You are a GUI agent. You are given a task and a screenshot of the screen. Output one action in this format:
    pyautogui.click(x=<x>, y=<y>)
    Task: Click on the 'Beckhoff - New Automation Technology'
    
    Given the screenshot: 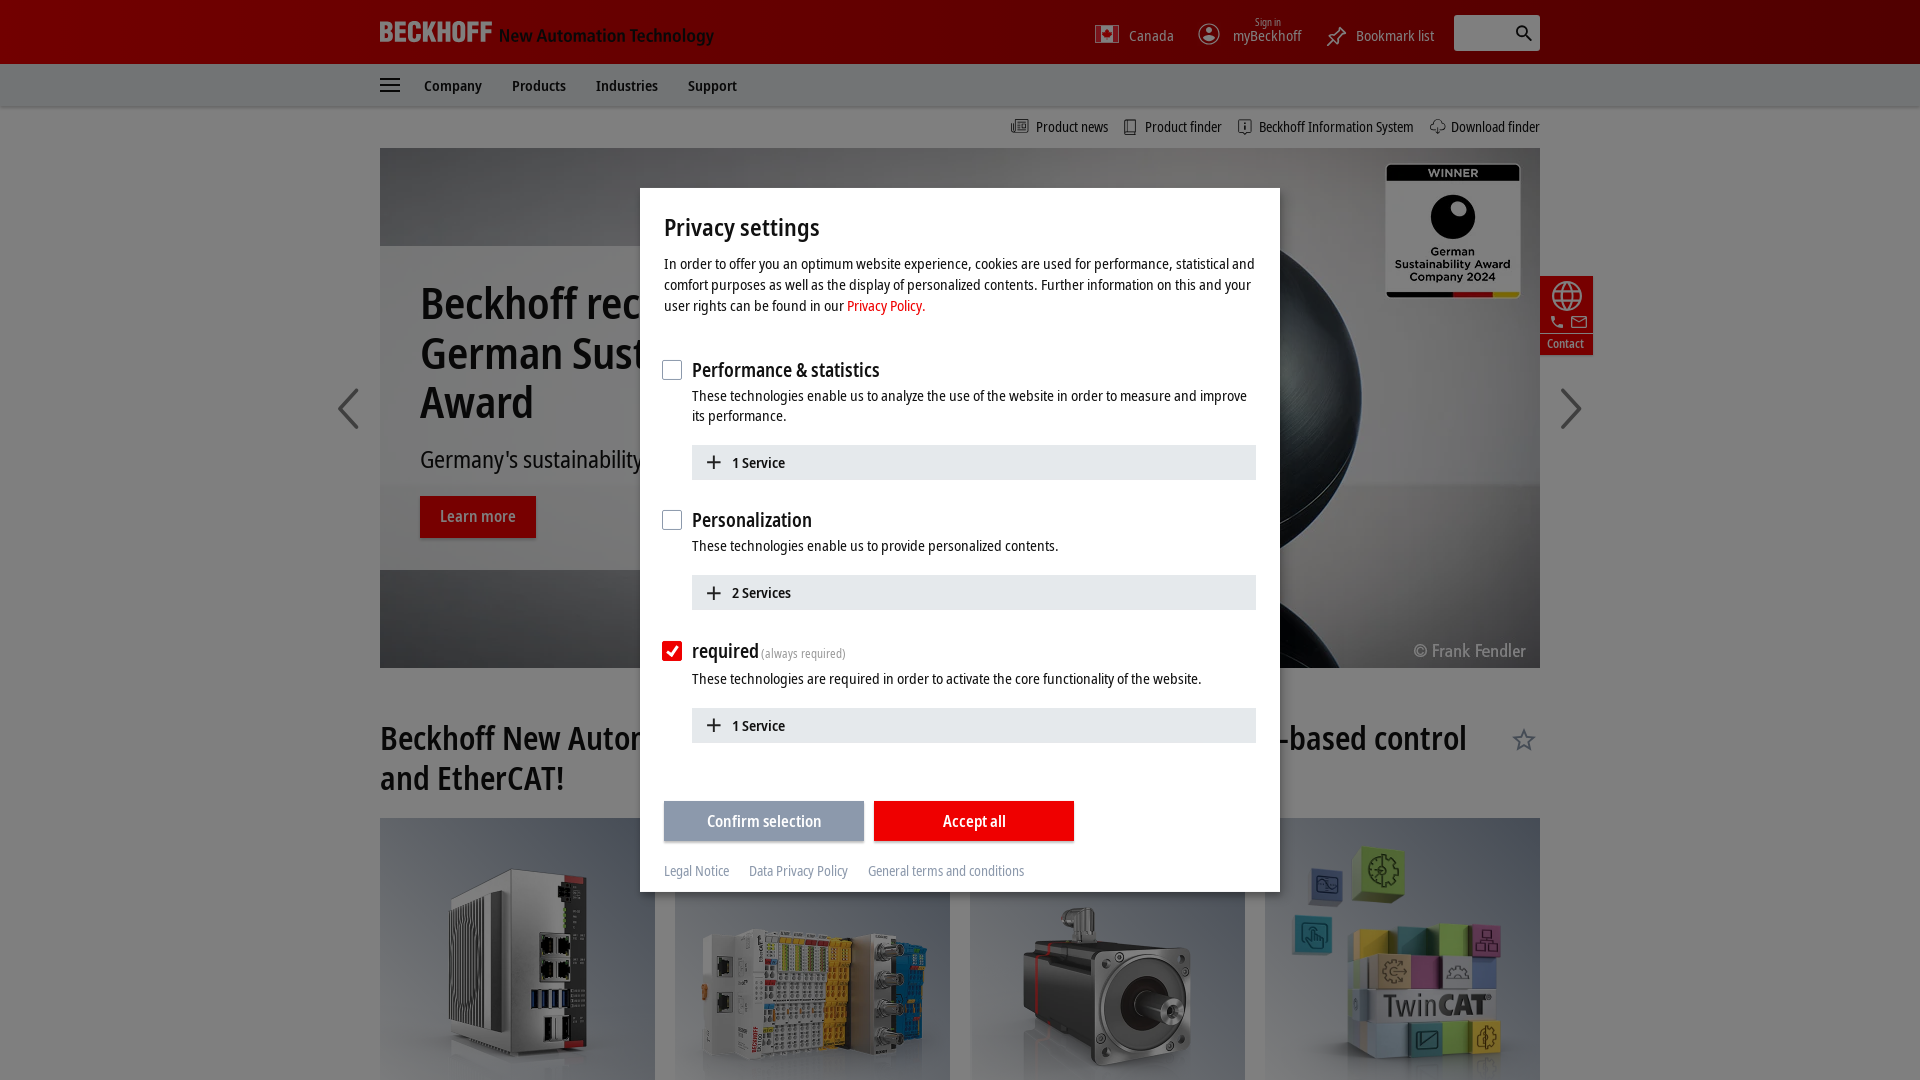 What is the action you would take?
    pyautogui.click(x=547, y=31)
    